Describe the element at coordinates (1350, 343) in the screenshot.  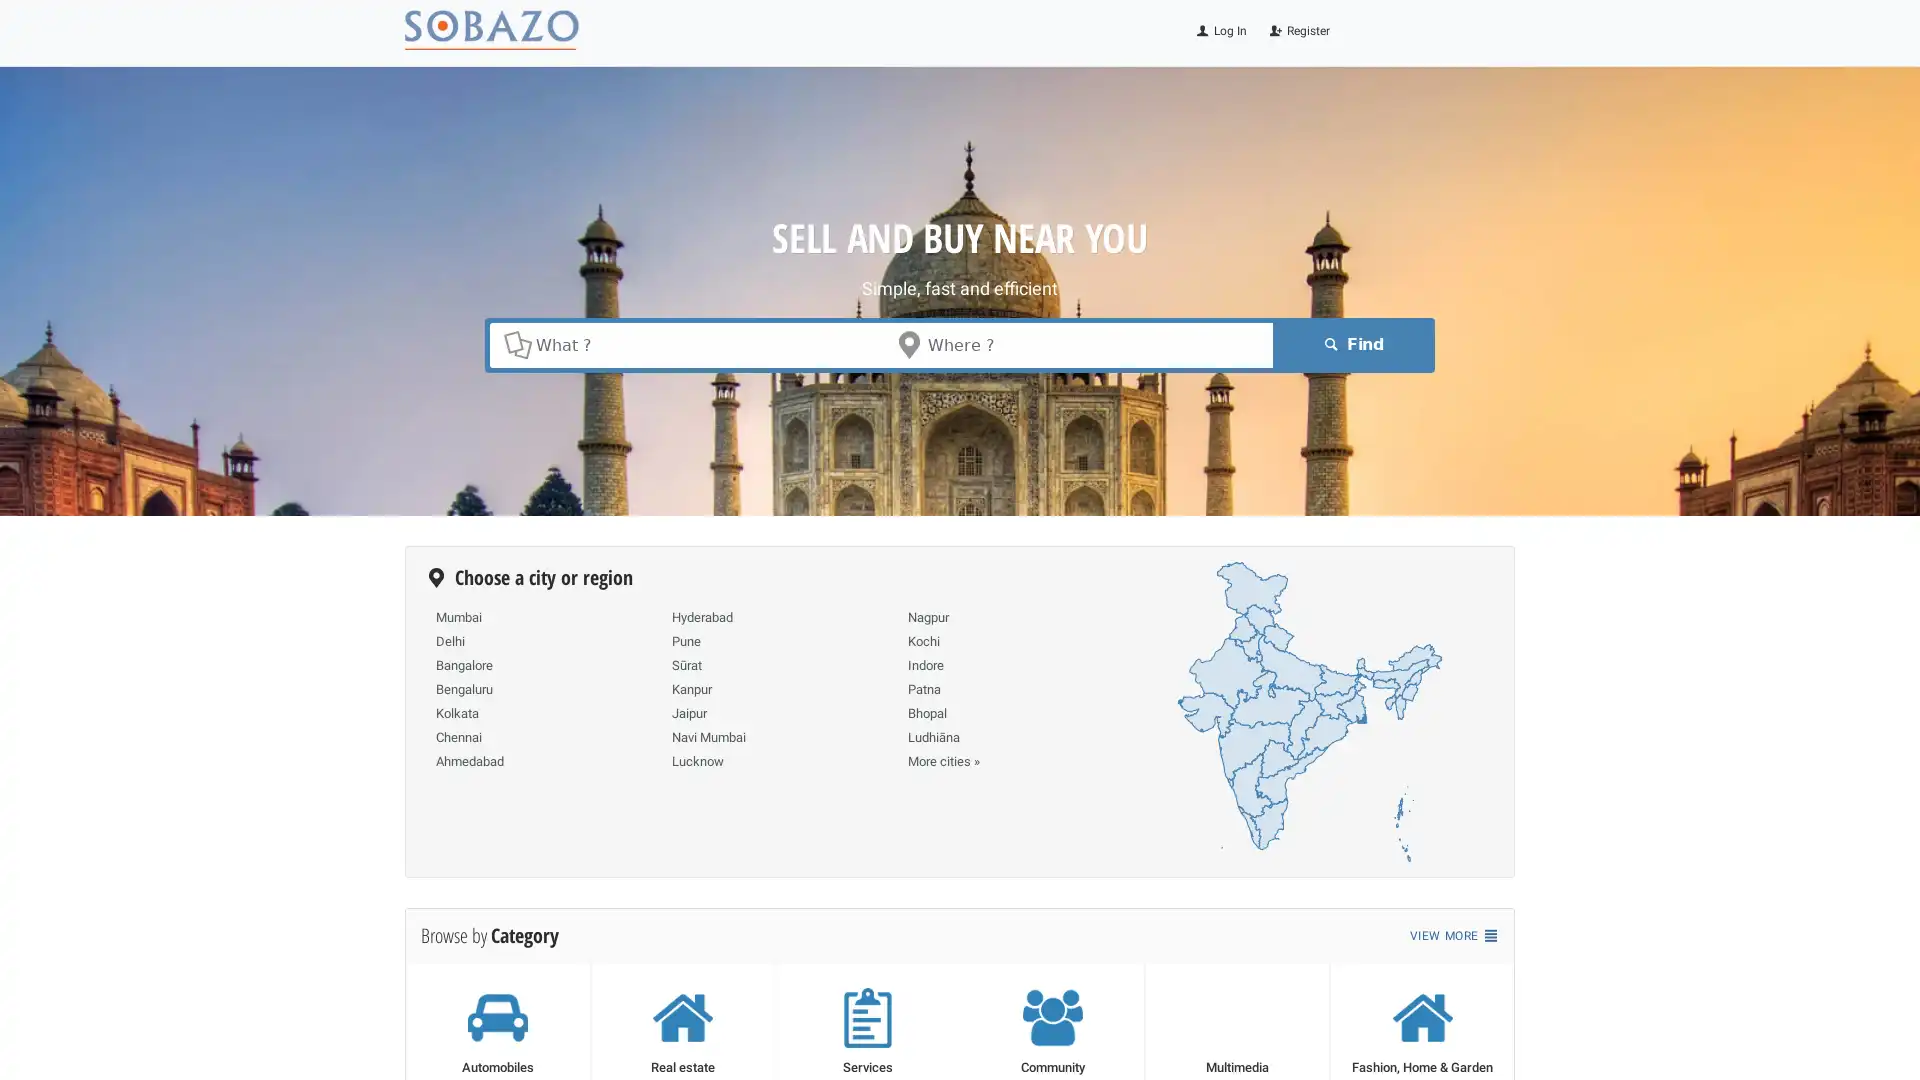
I see `Find` at that location.